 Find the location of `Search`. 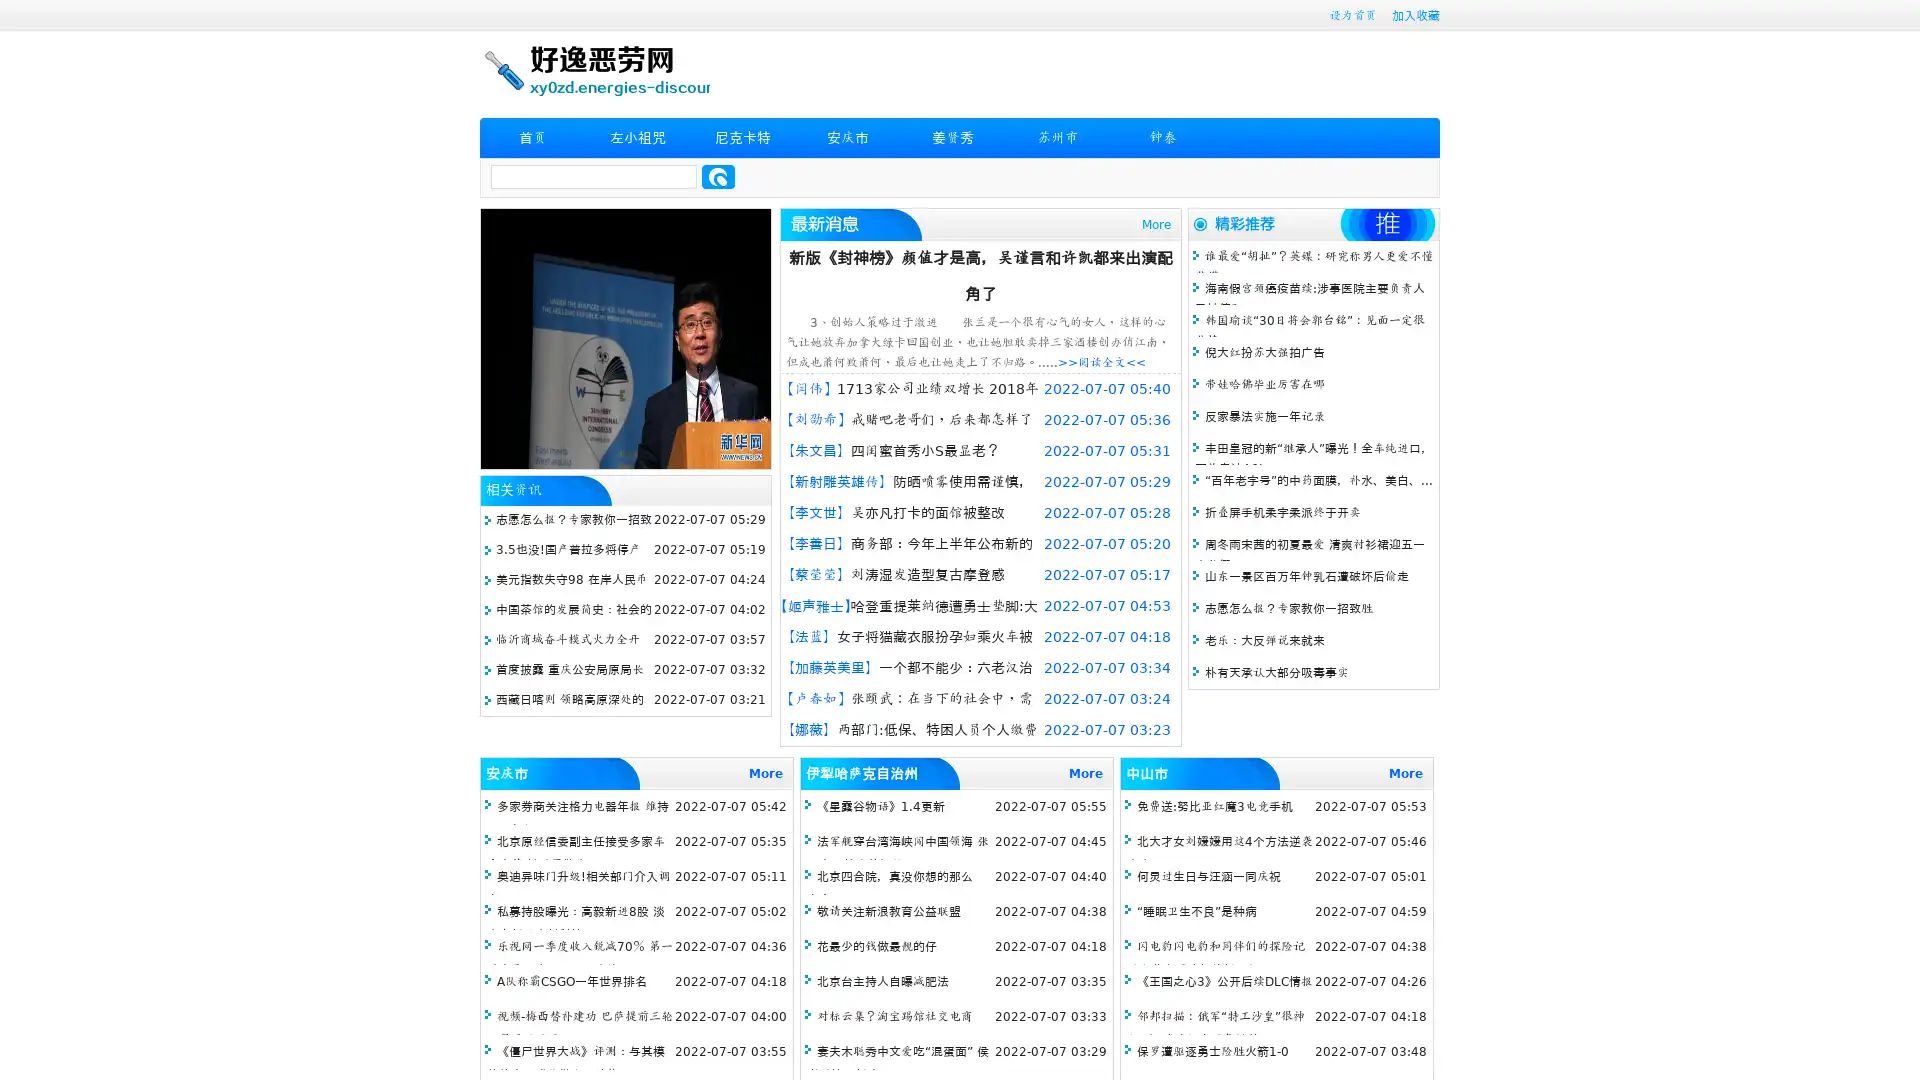

Search is located at coordinates (718, 176).